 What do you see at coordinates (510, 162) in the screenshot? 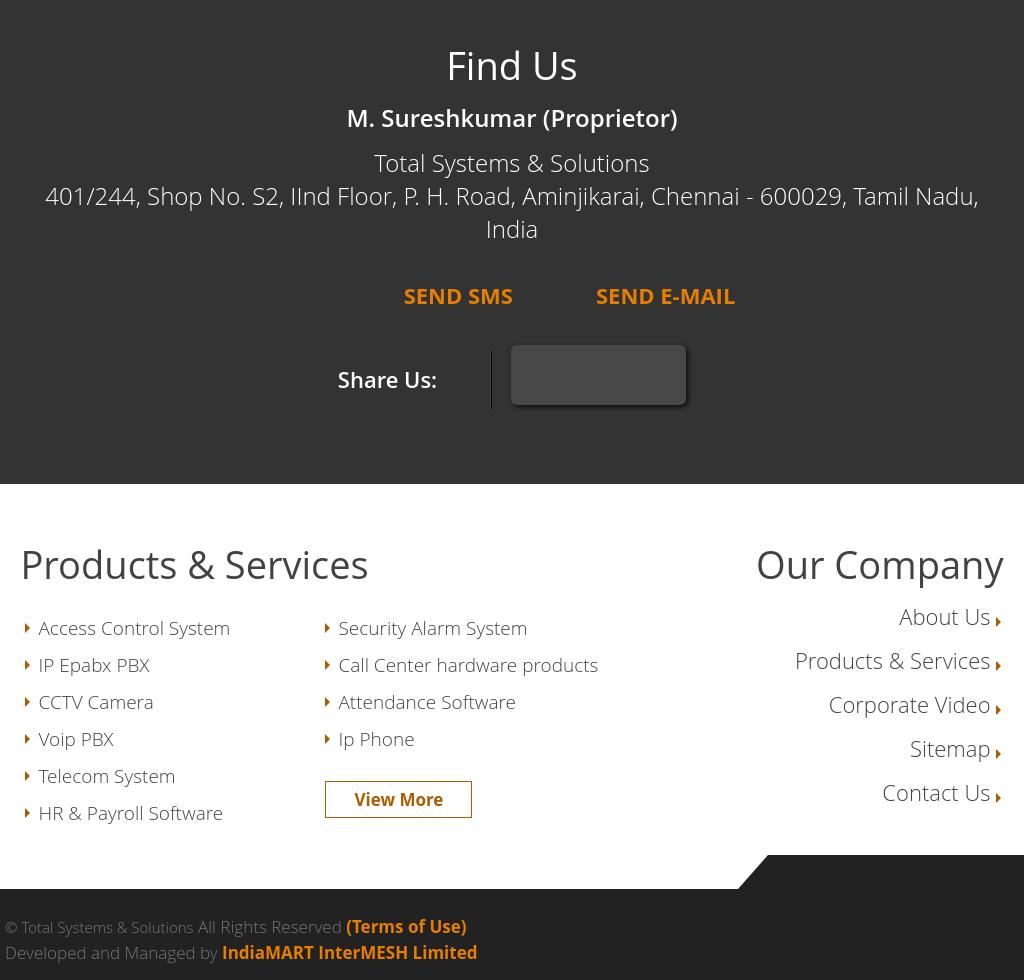
I see `'Total Systems & Solutions'` at bounding box center [510, 162].